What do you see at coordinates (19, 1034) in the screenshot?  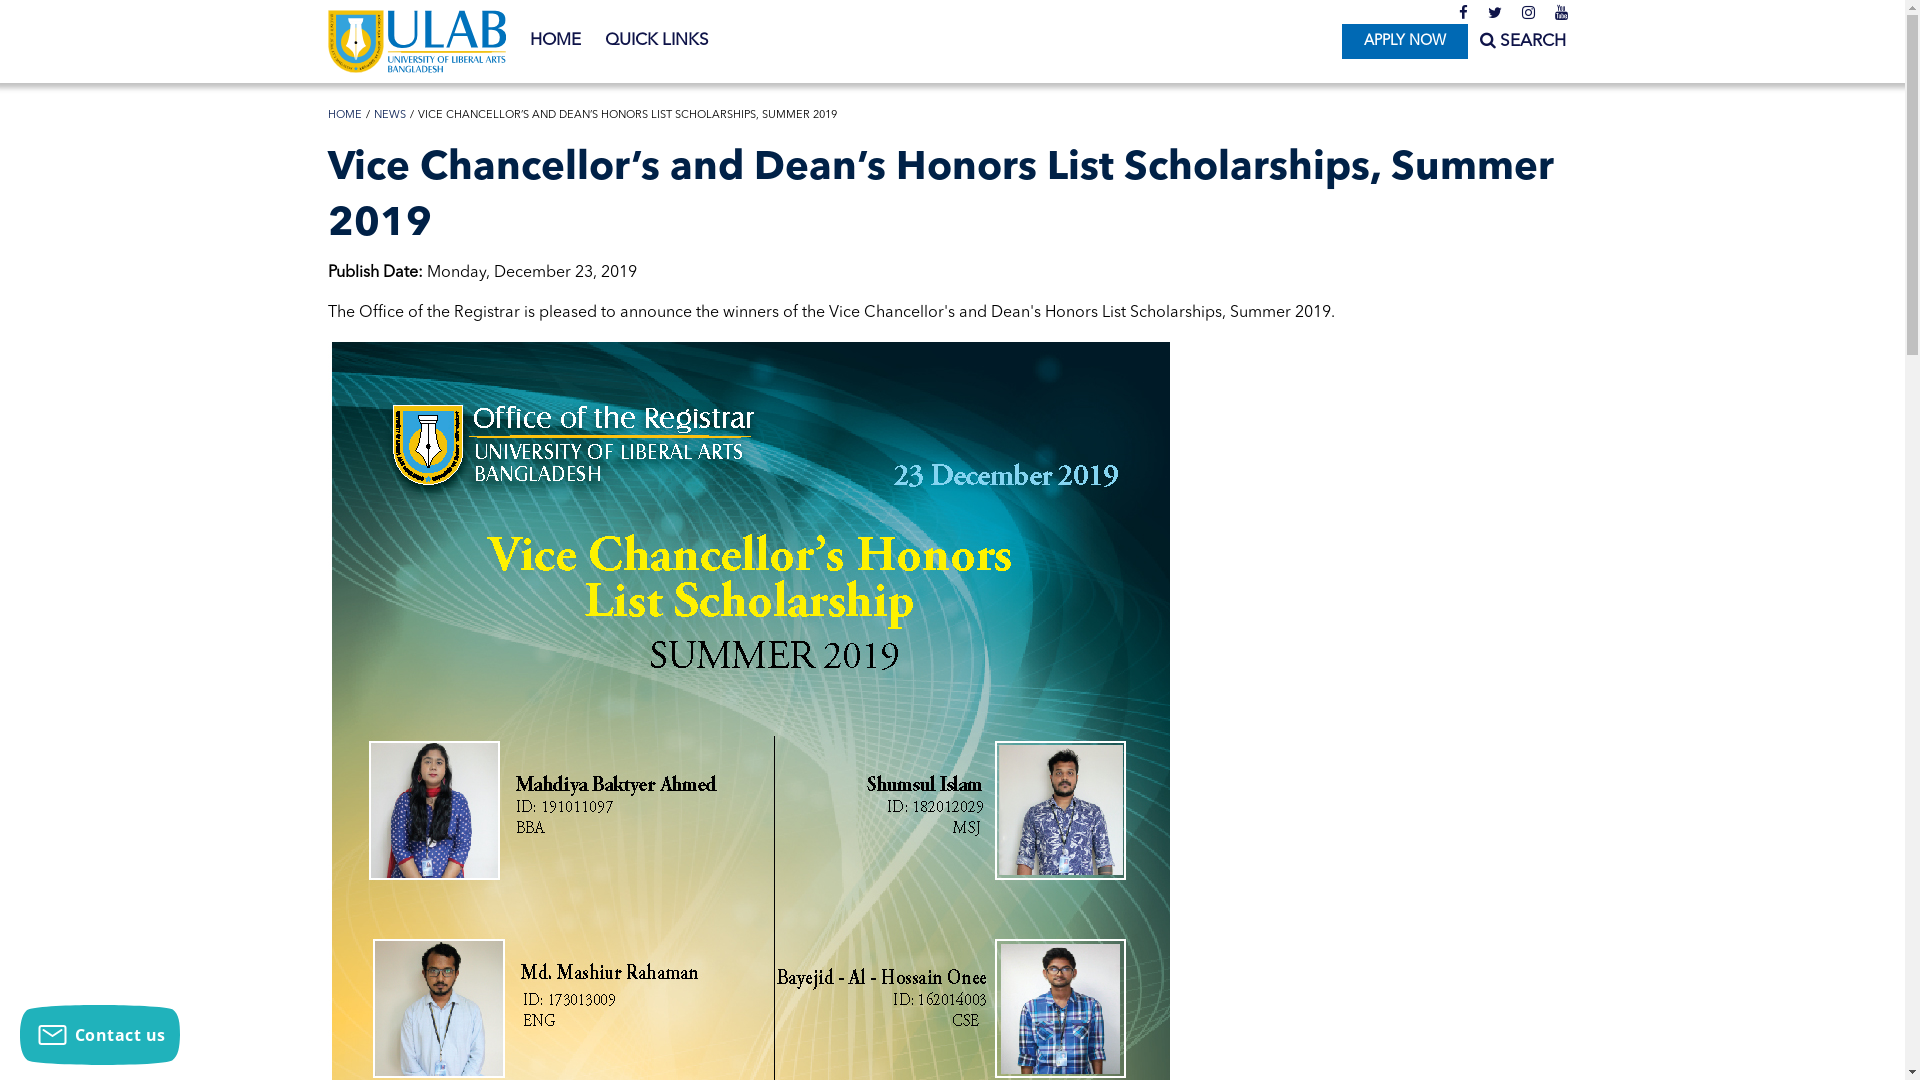 I see `'Contact us'` at bounding box center [19, 1034].